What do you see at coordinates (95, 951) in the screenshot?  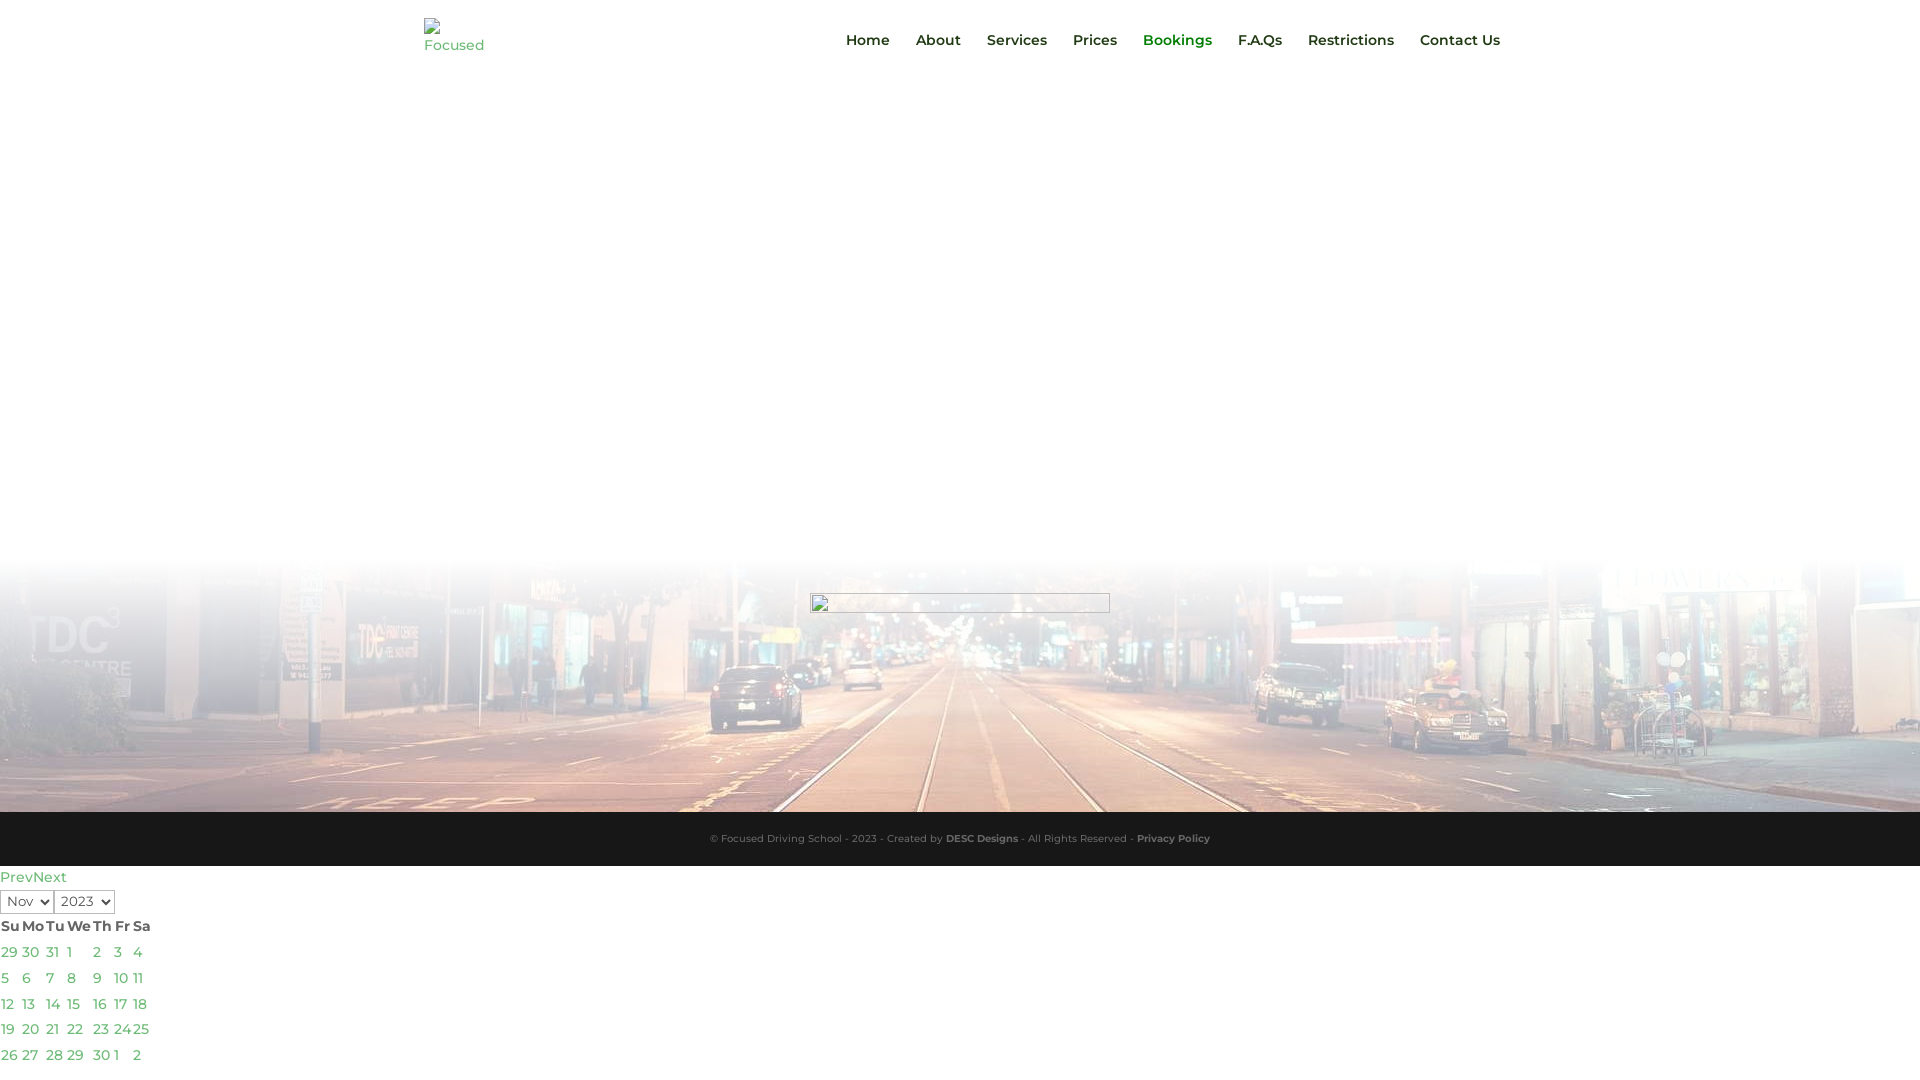 I see `'2'` at bounding box center [95, 951].